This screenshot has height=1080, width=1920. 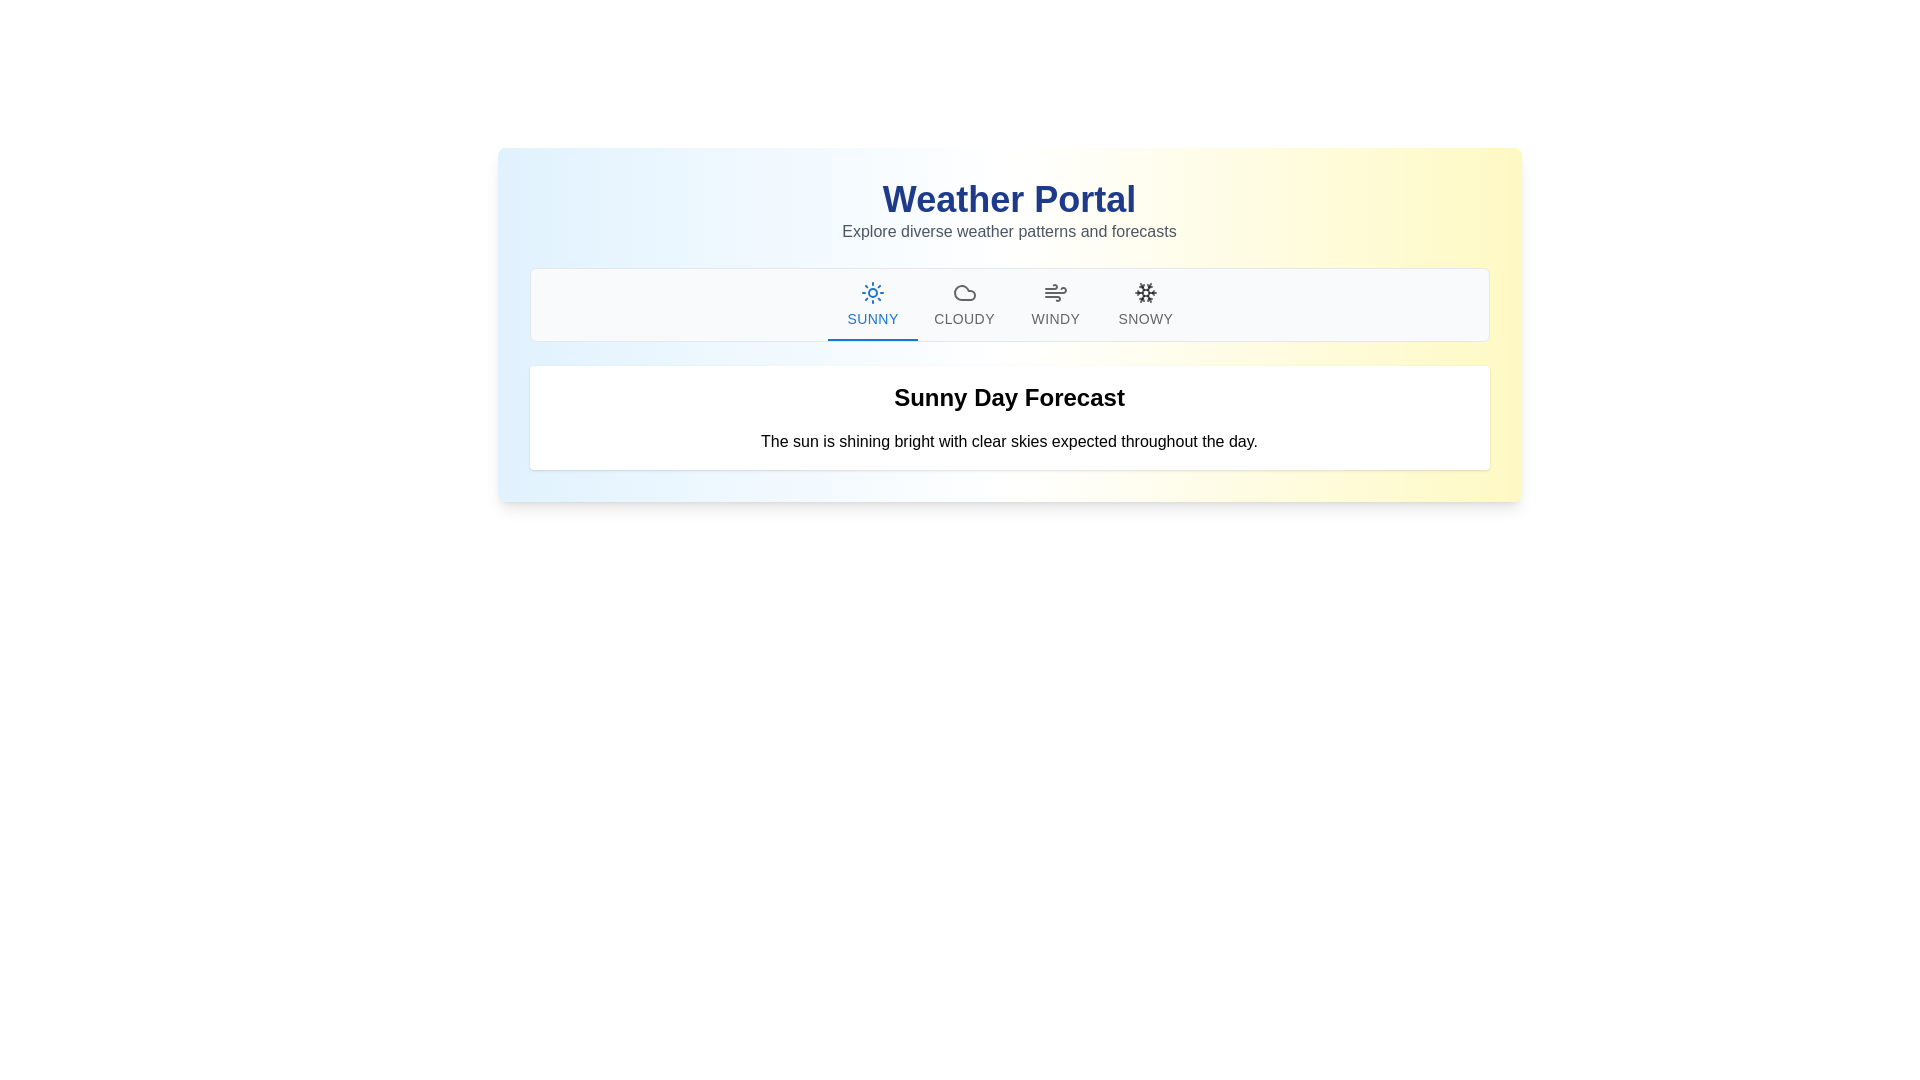 What do you see at coordinates (873, 304) in the screenshot?
I see `the 'Sunny' tab button, which is the first tab in the tab bar and features bright yellow text with a sun icon above it` at bounding box center [873, 304].